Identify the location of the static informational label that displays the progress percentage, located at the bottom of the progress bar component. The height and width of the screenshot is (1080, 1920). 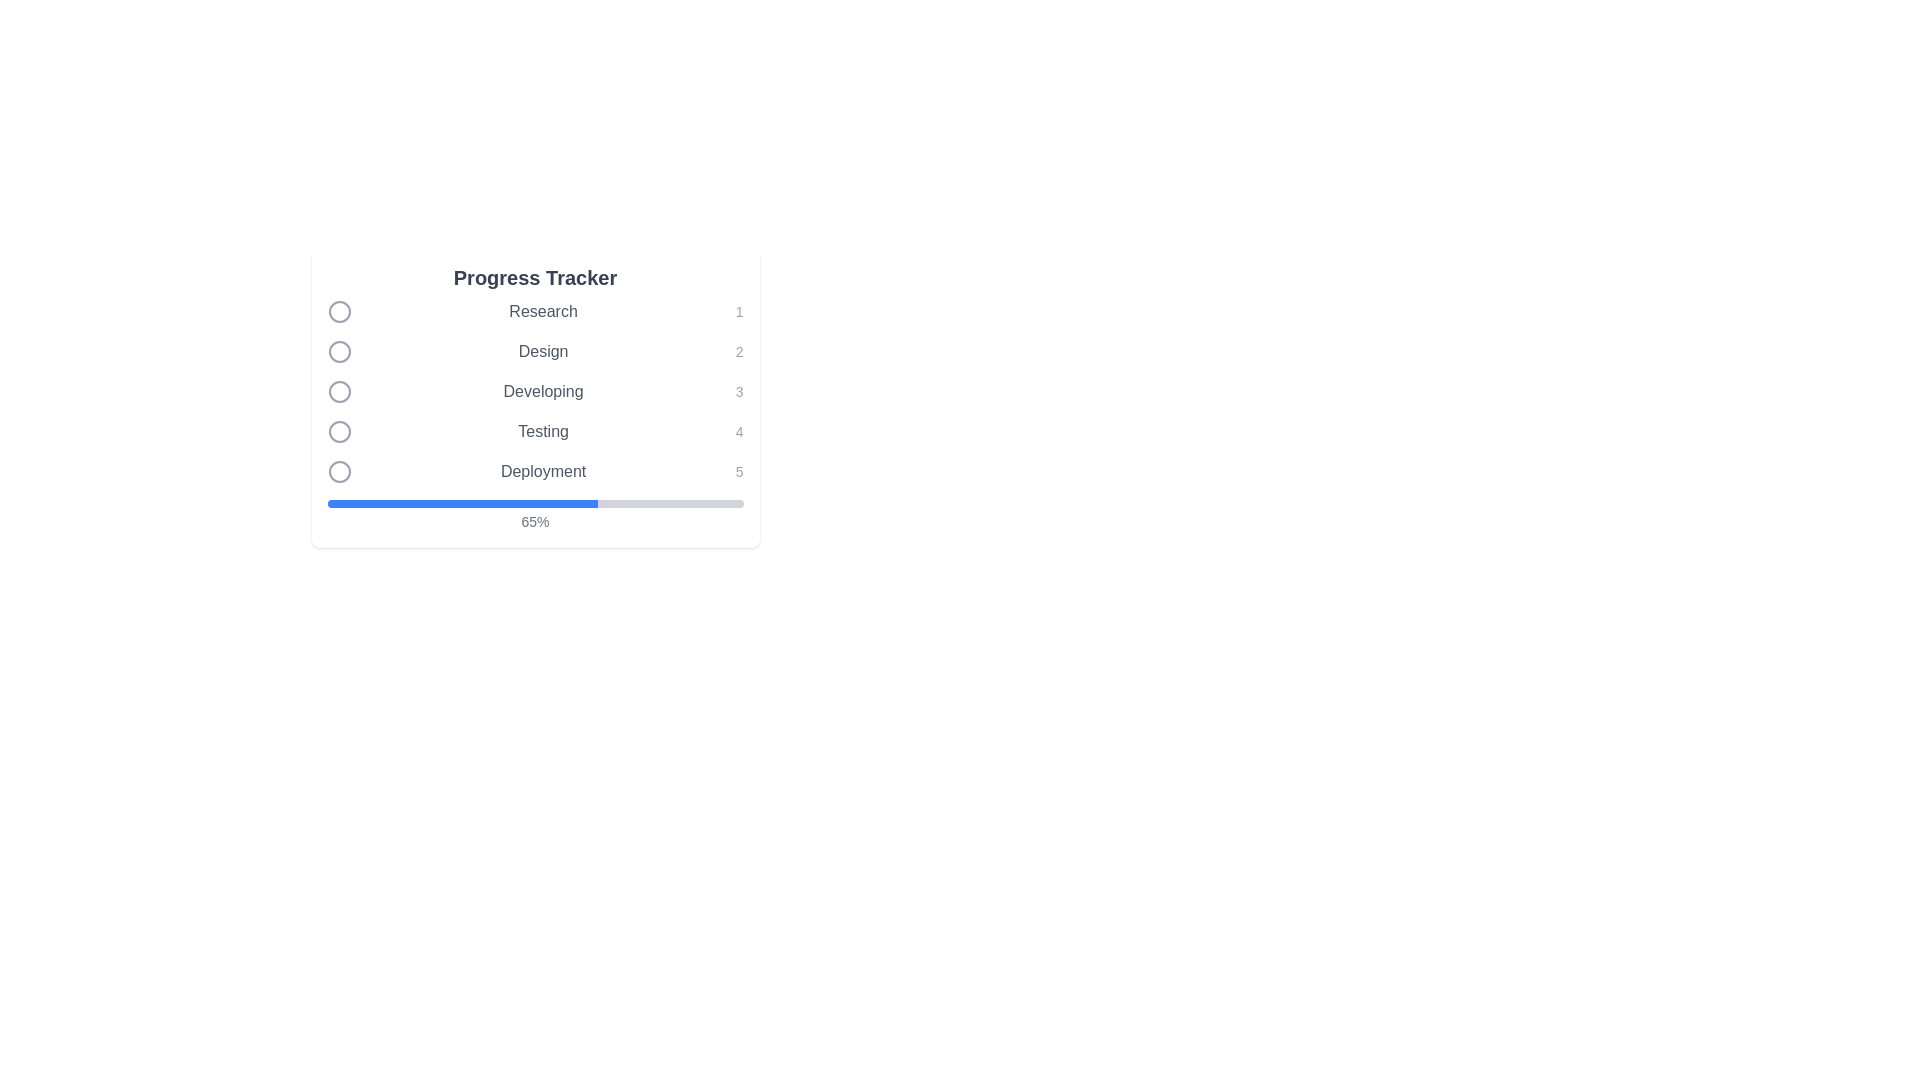
(535, 520).